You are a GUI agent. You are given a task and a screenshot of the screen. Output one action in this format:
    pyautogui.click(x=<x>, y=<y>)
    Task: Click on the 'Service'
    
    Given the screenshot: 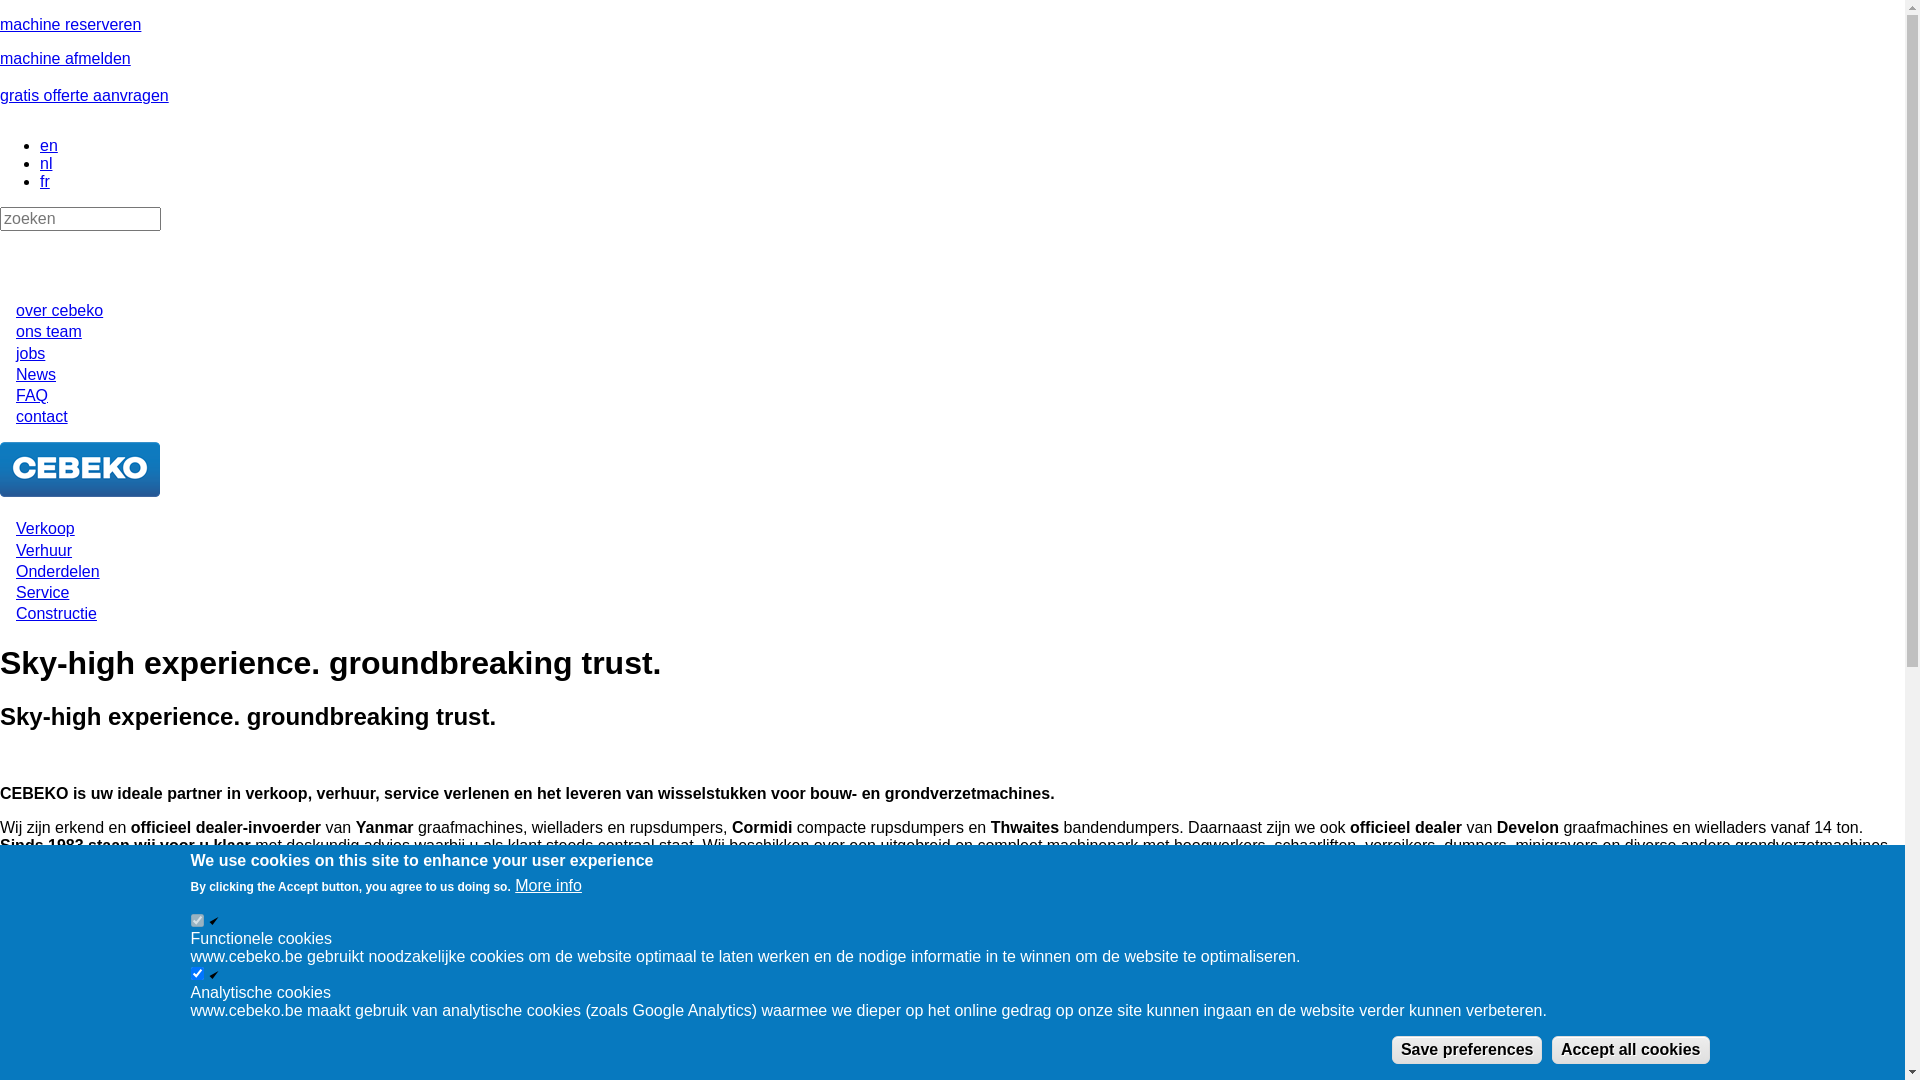 What is the action you would take?
    pyautogui.click(x=42, y=591)
    